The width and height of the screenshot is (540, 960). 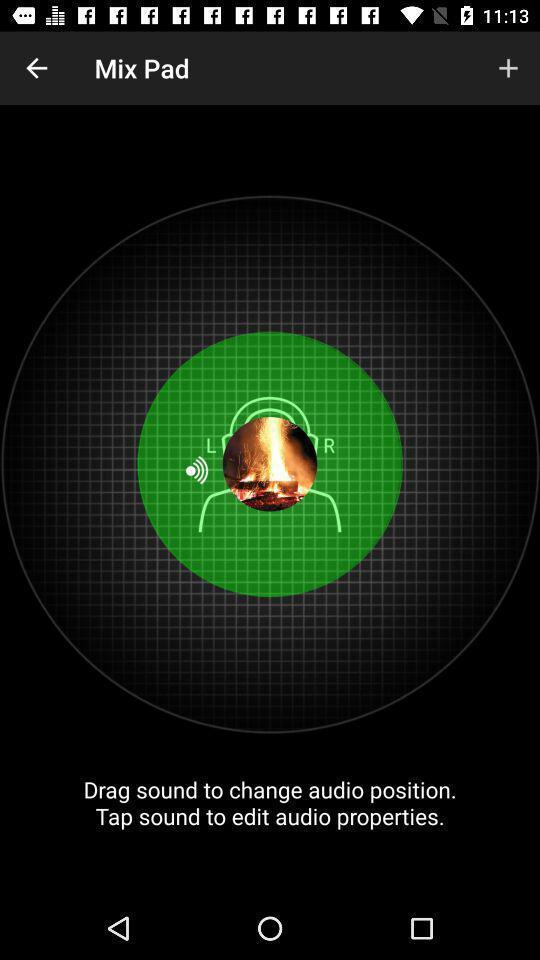 What do you see at coordinates (508, 68) in the screenshot?
I see `the item above drag sound to icon` at bounding box center [508, 68].